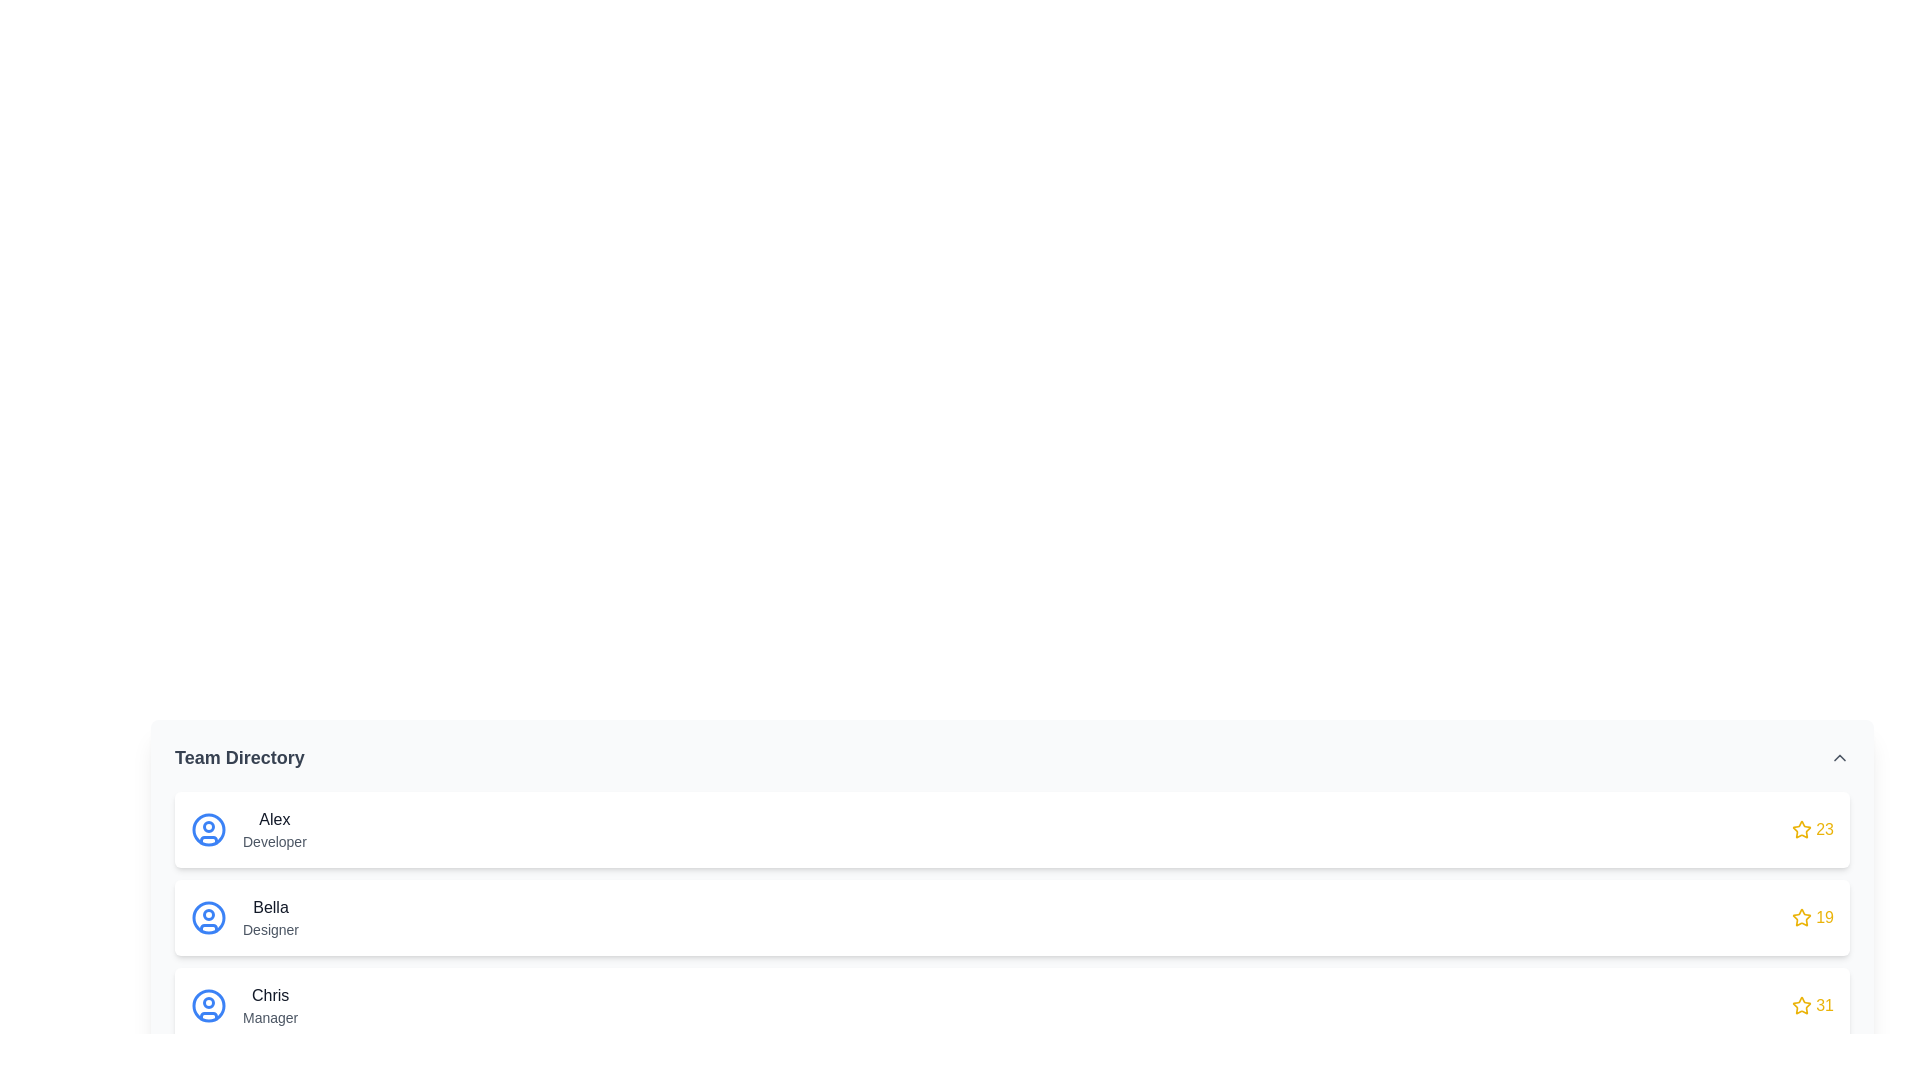 The width and height of the screenshot is (1920, 1080). I want to click on the star-shaped icon outlined in golden yellow located in the second entry of the 'Team Directory' section, next to the numeric value '19' in red text for 'Bella,' a 'Designer.', so click(1802, 917).